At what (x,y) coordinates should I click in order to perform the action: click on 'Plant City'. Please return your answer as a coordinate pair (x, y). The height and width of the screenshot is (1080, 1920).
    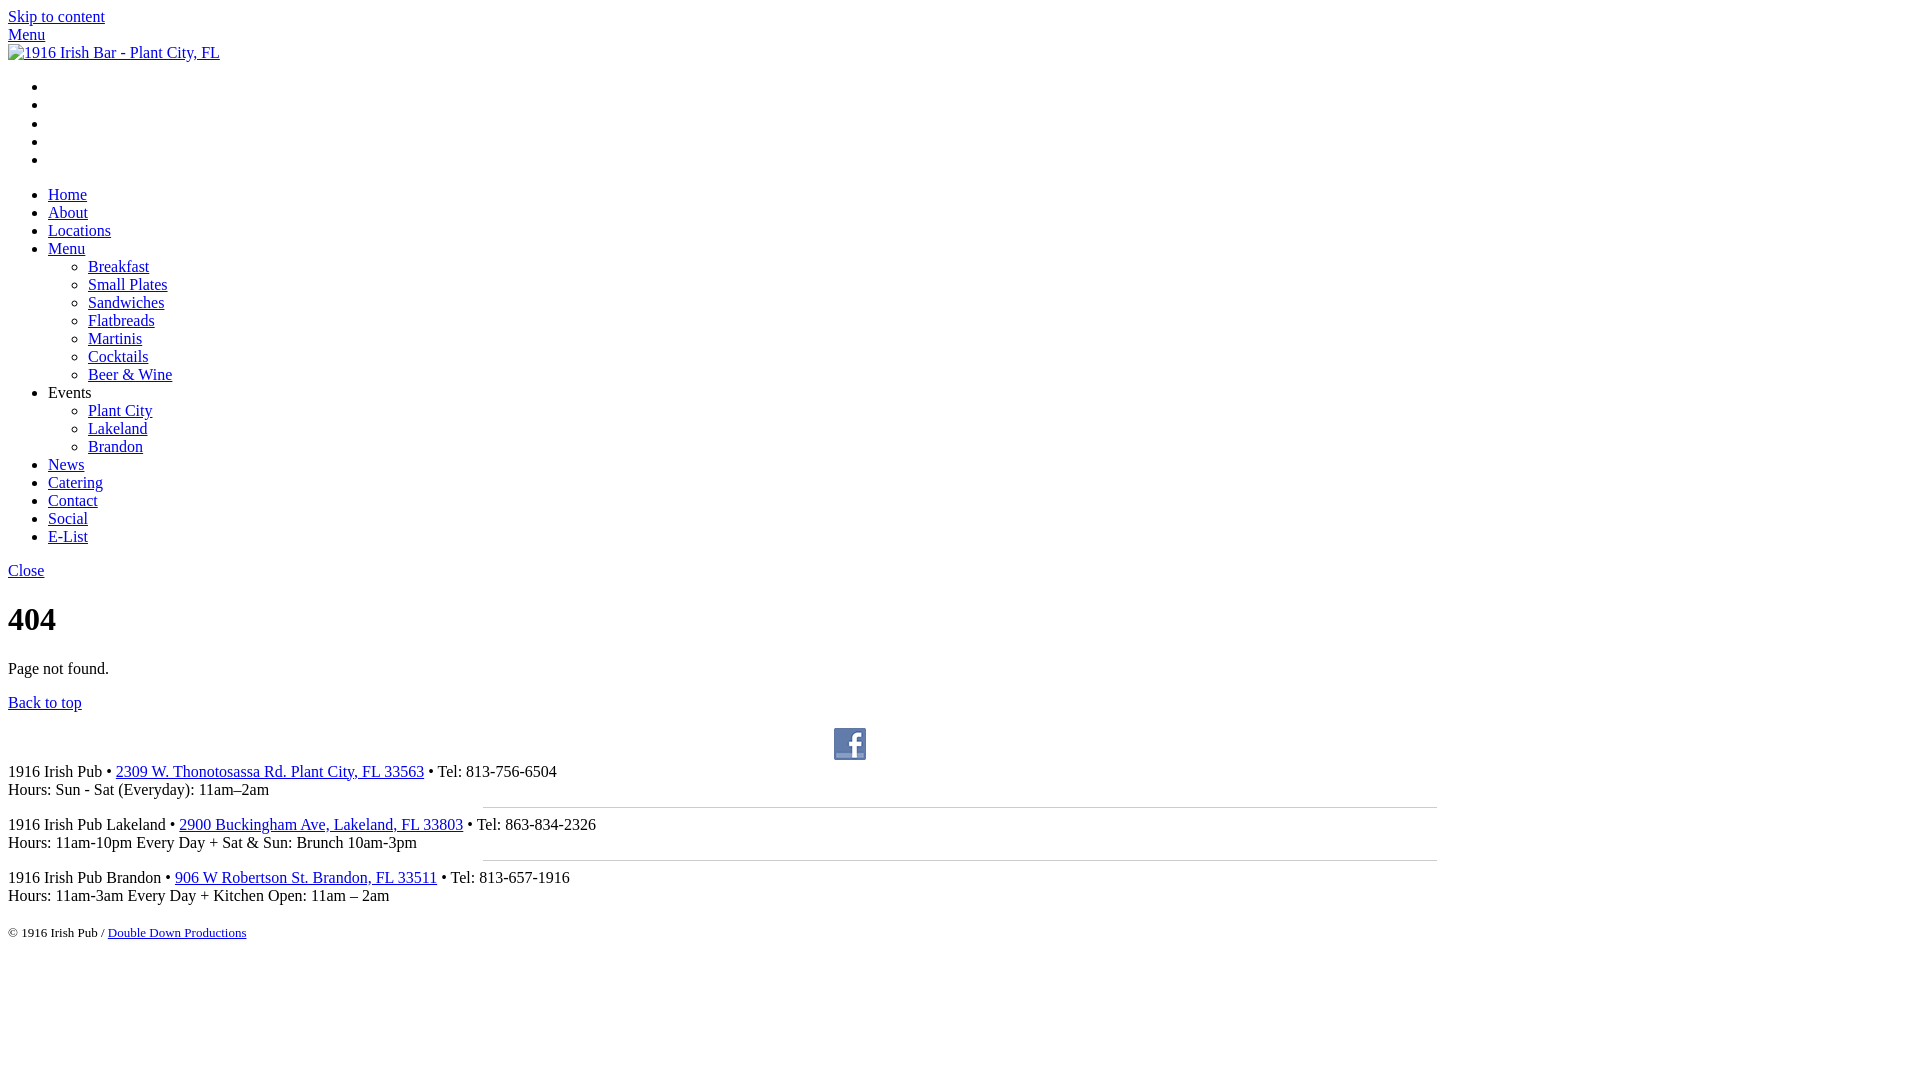
    Looking at the image, I should click on (119, 409).